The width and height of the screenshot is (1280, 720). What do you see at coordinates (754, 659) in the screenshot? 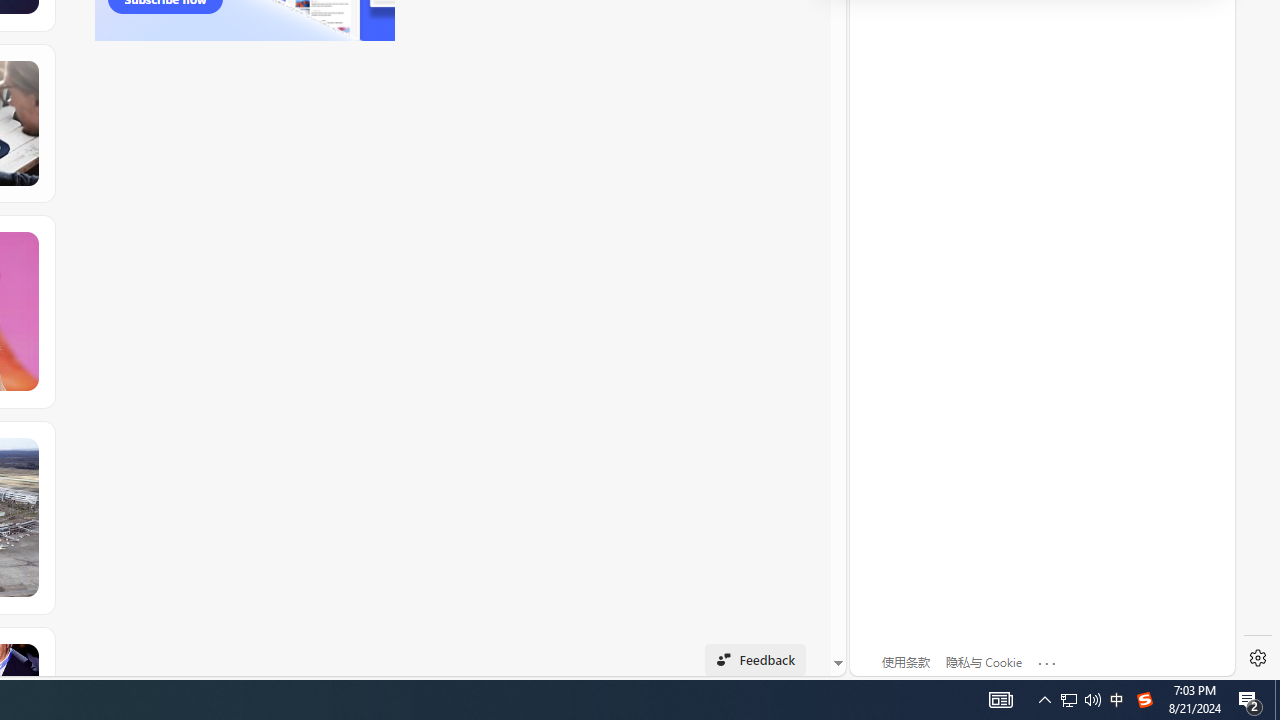
I see `'Feedback'` at bounding box center [754, 659].